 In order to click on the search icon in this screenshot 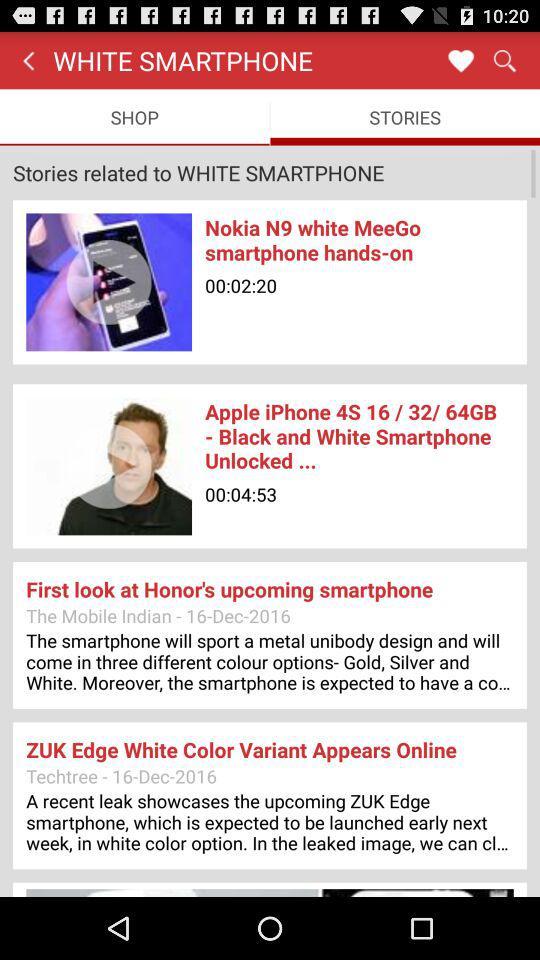, I will do `click(503, 64)`.